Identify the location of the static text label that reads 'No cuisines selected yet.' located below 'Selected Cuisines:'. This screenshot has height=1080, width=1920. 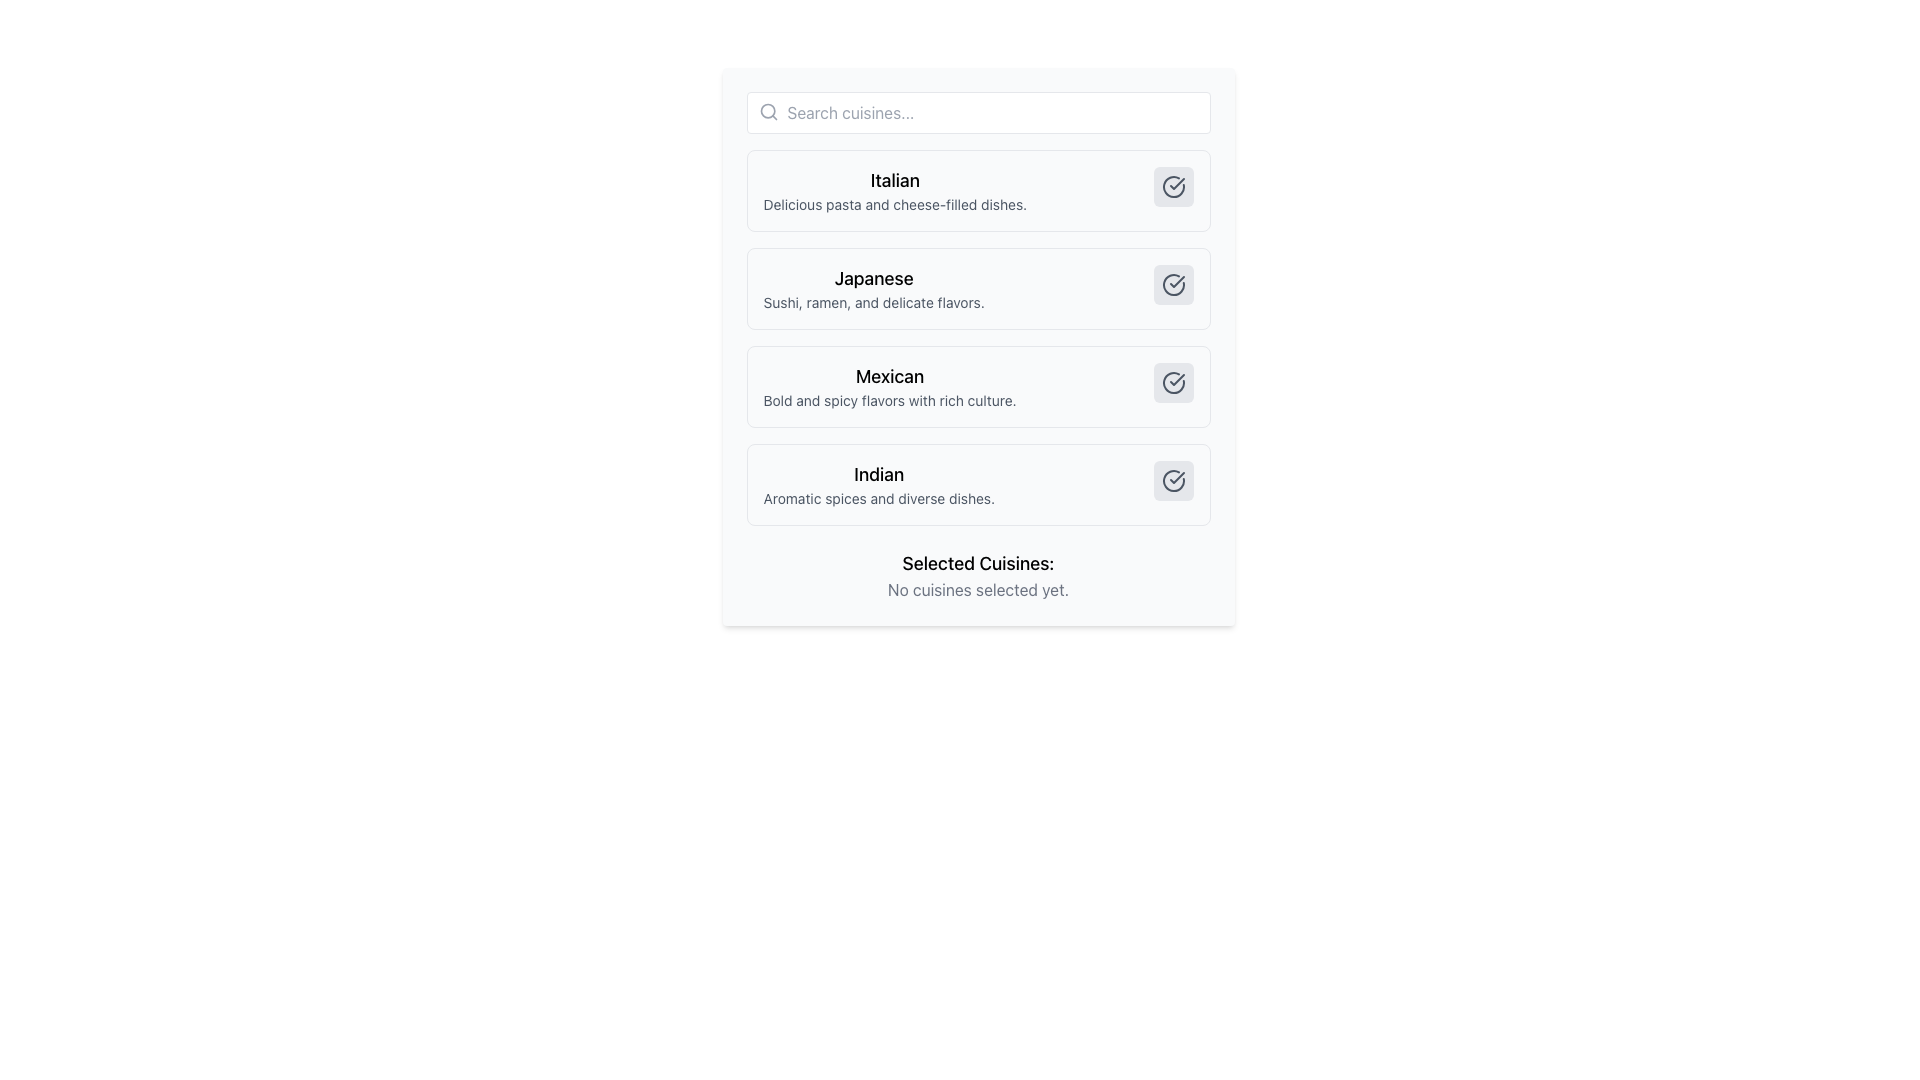
(978, 589).